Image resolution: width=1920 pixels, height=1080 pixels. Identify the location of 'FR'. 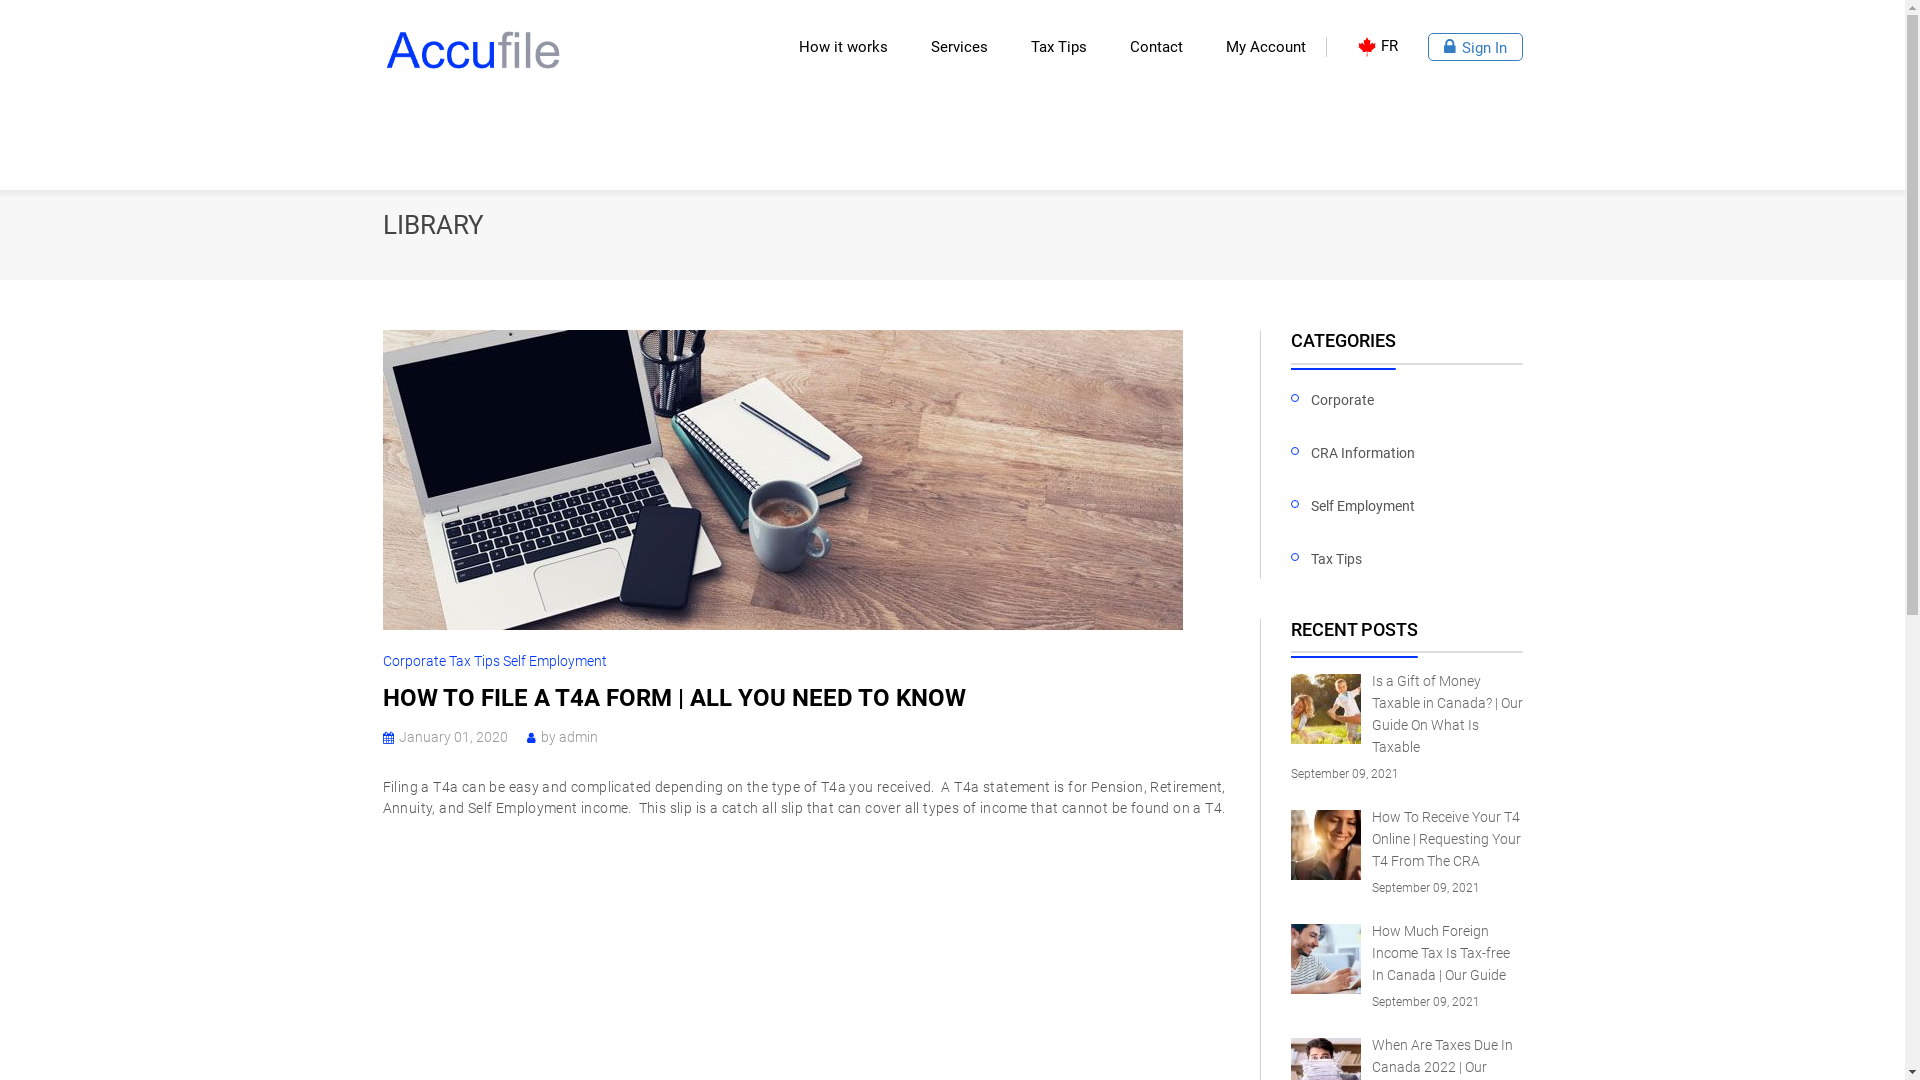
(1375, 45).